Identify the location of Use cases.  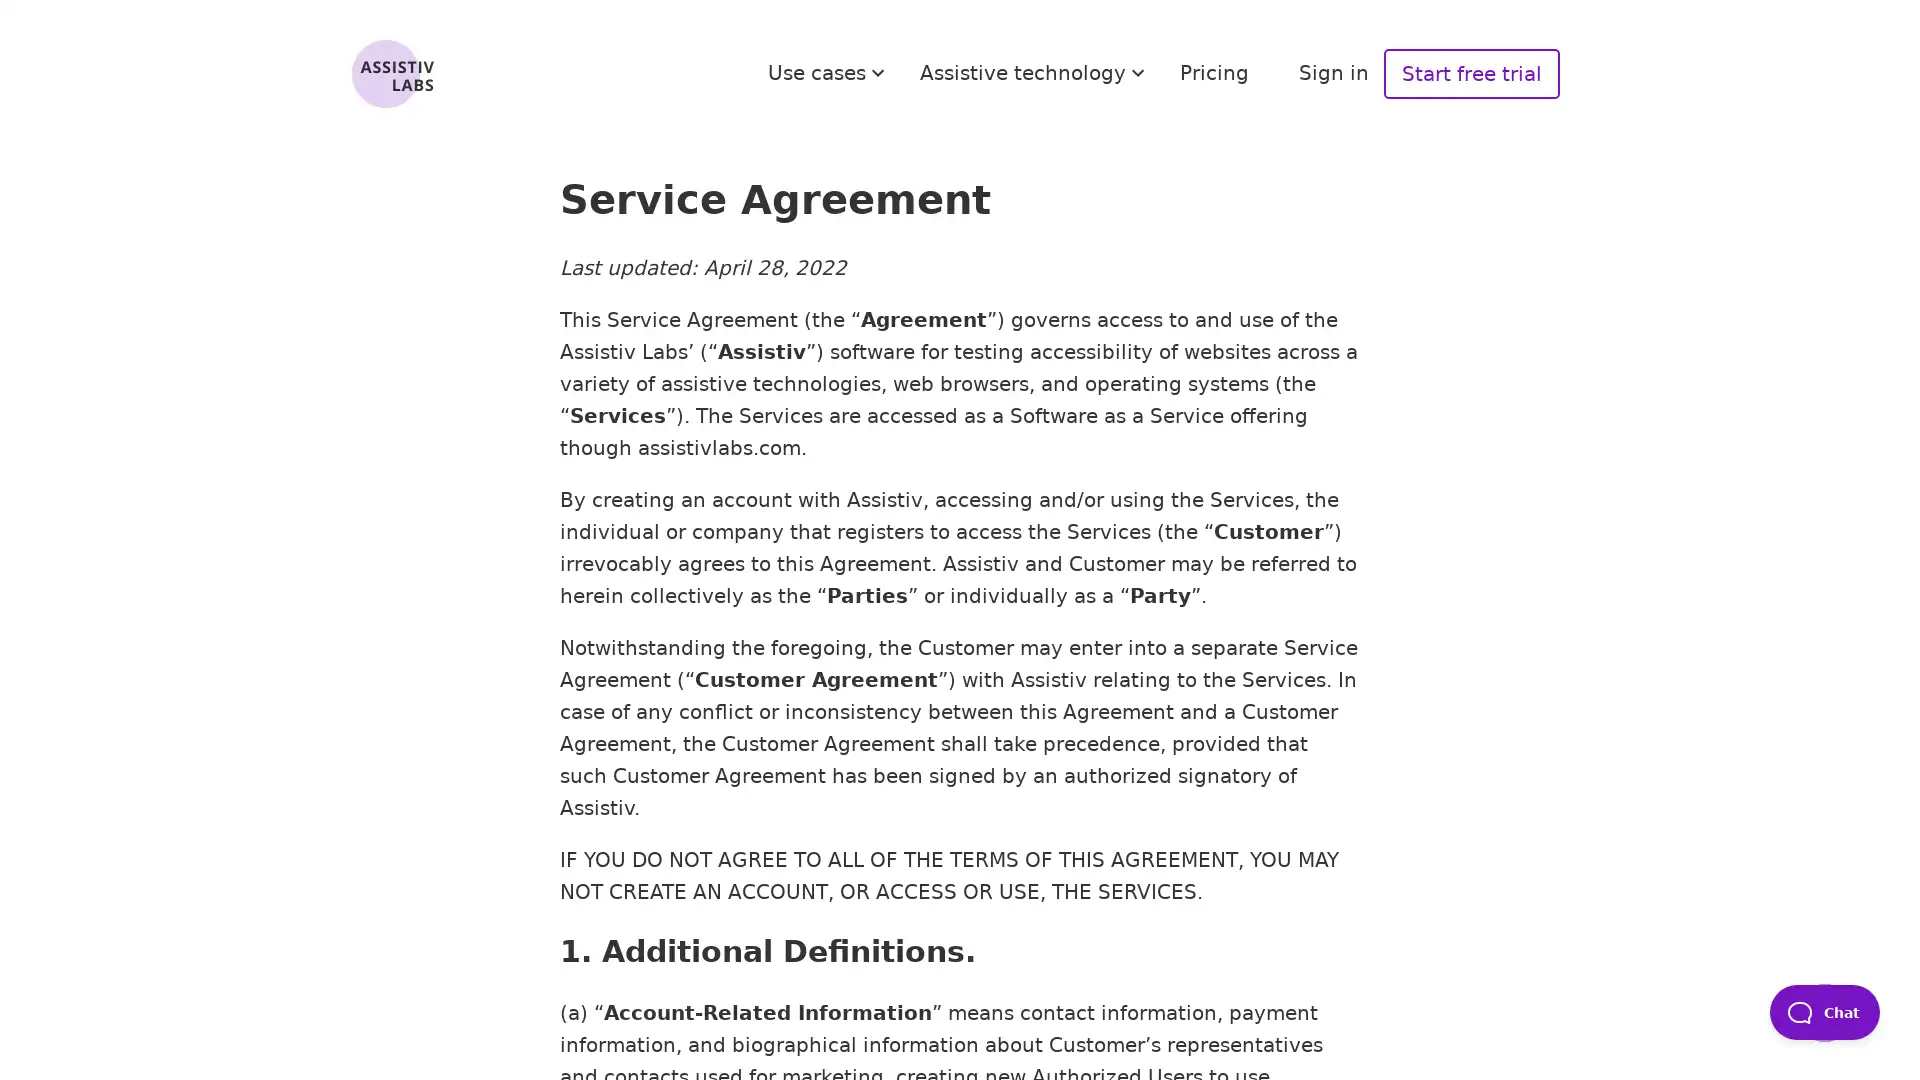
(829, 72).